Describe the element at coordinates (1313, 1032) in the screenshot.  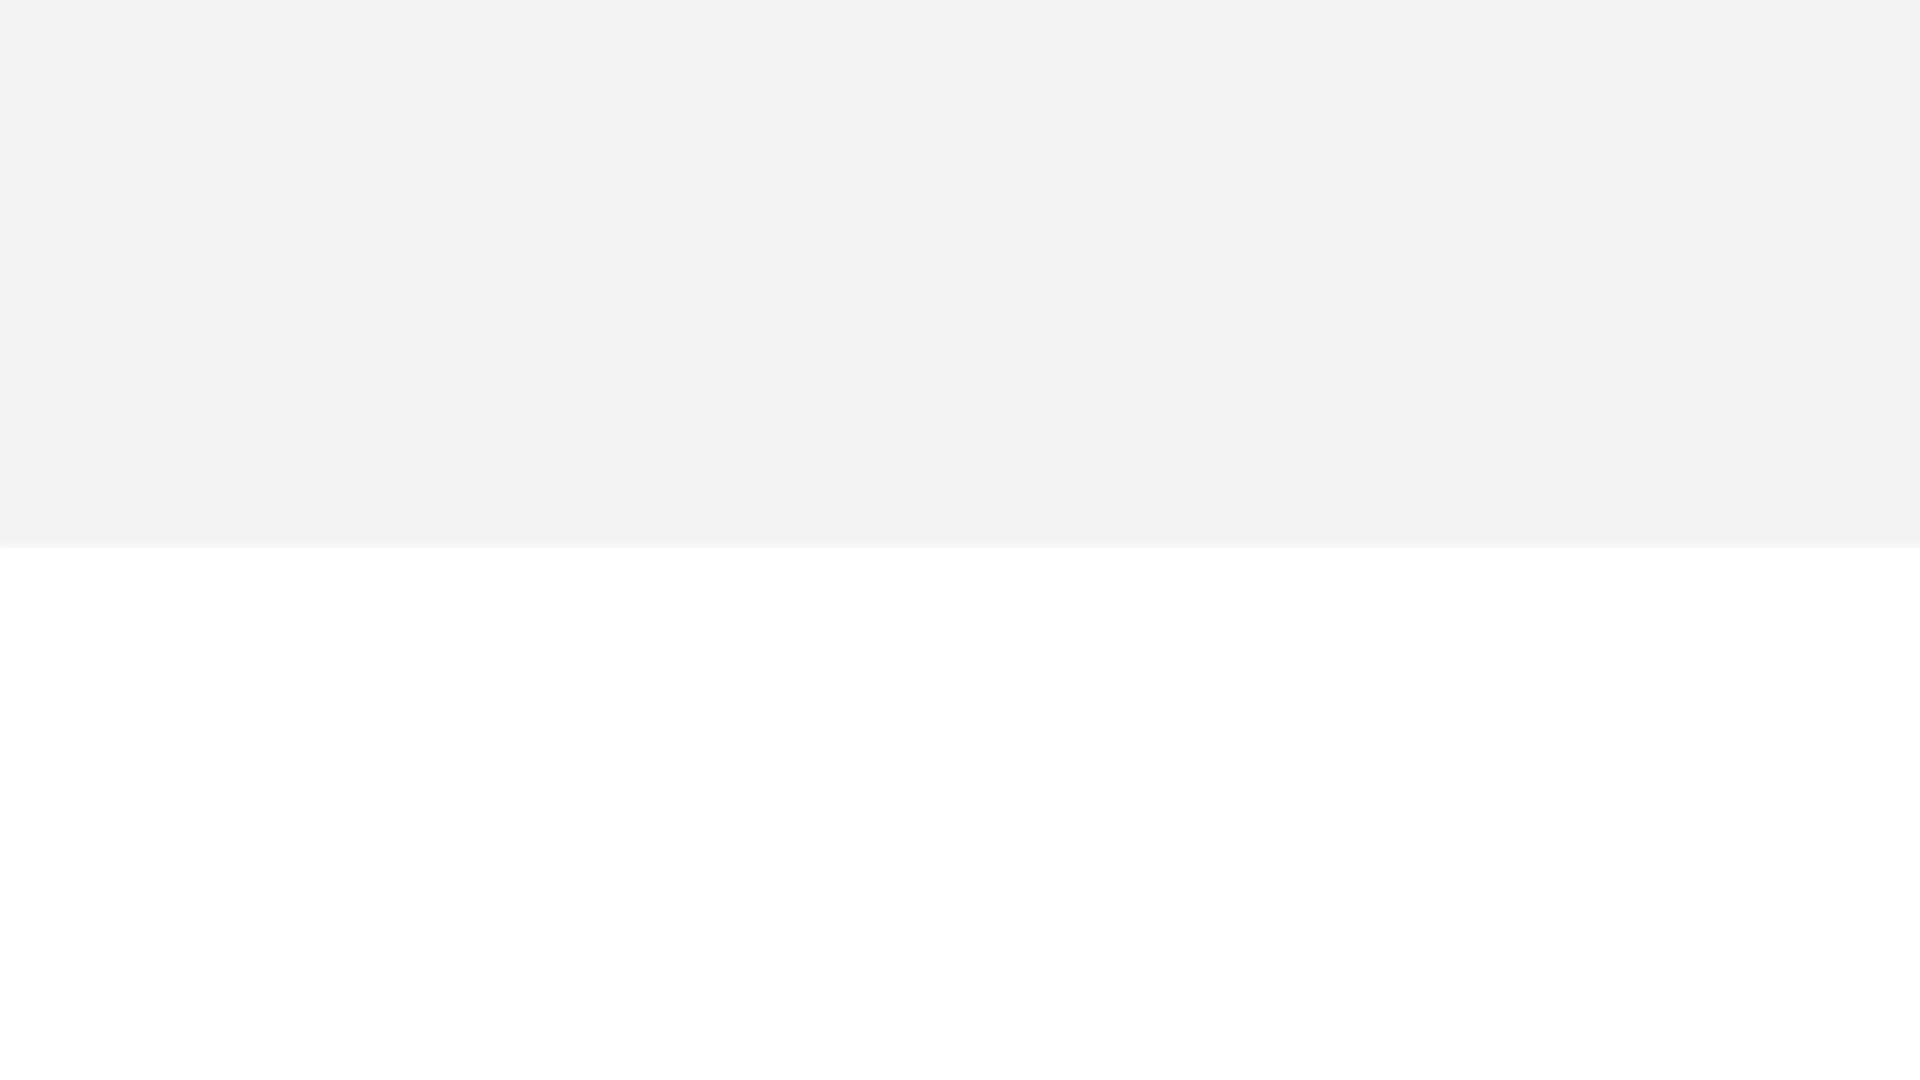
I see `Accept Use of Cookies` at that location.